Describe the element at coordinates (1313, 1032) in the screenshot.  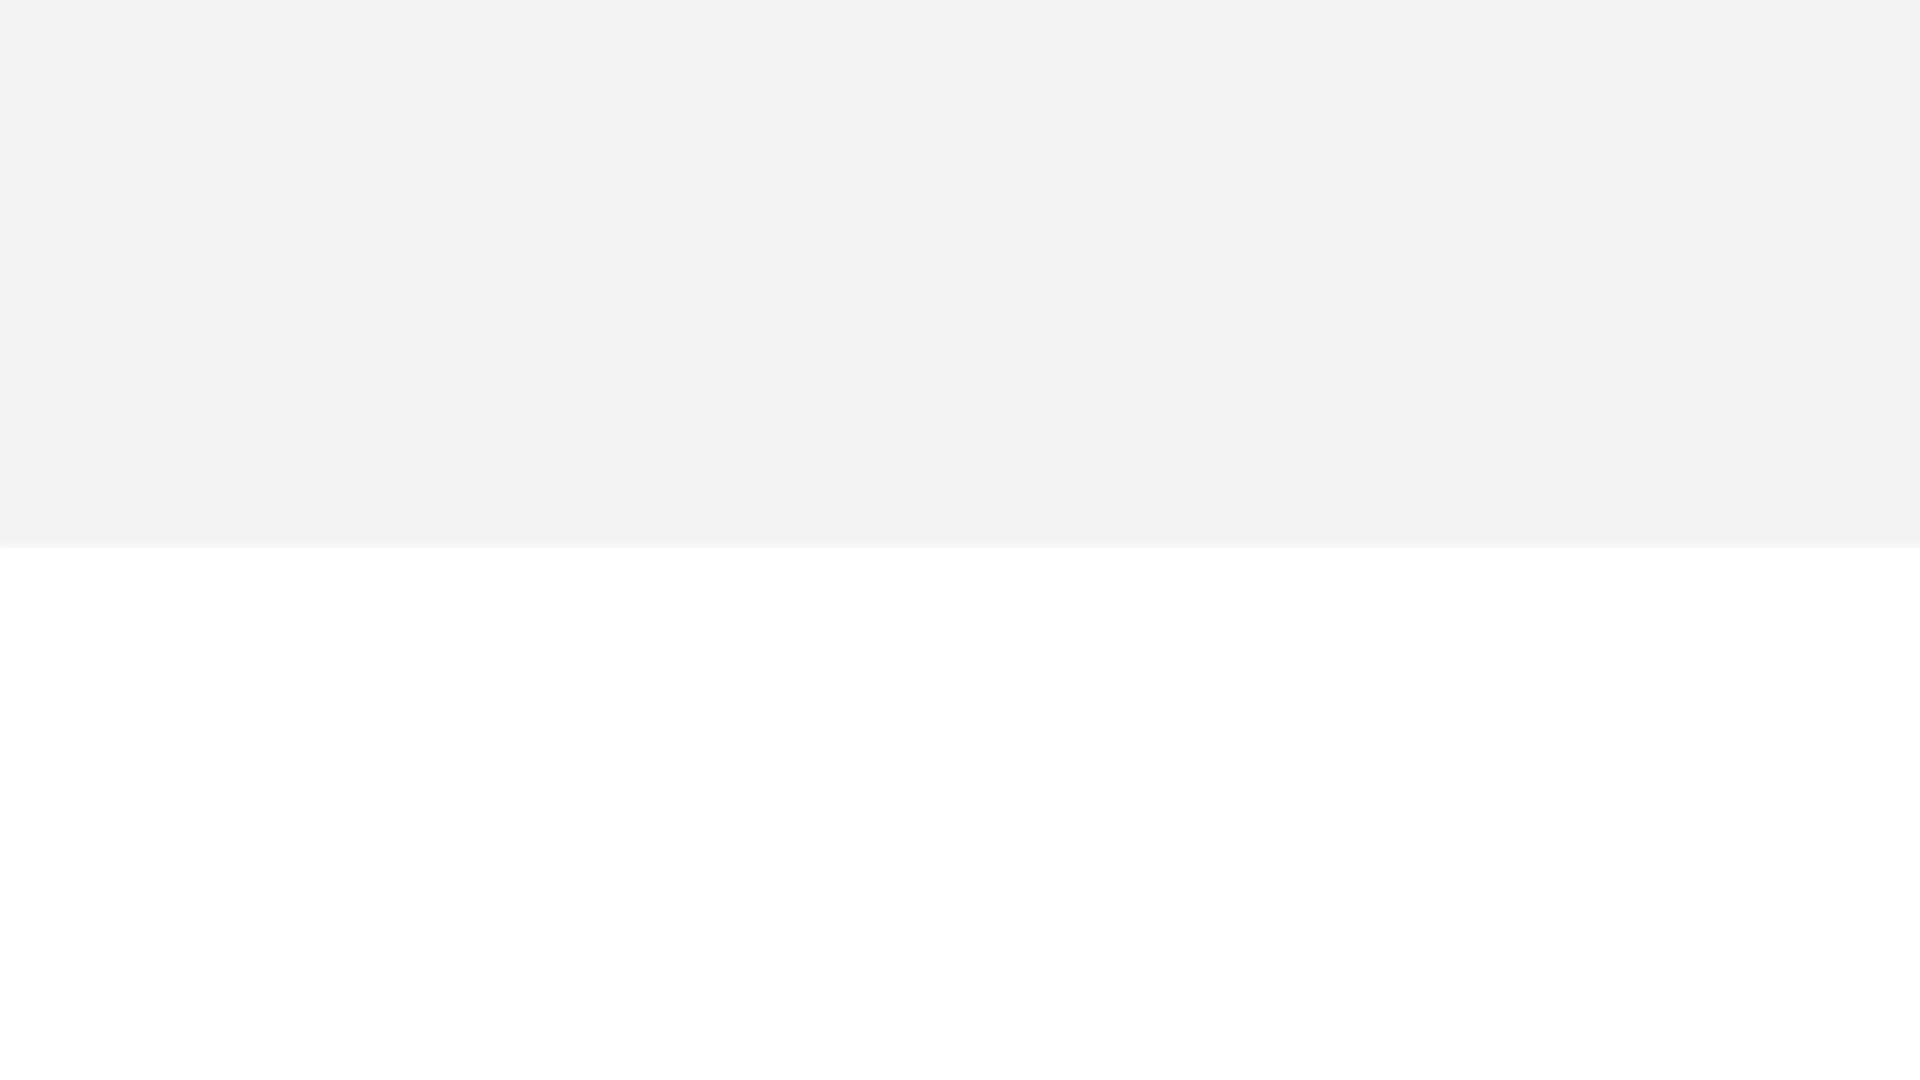
I see `Accept Use of Cookies` at that location.